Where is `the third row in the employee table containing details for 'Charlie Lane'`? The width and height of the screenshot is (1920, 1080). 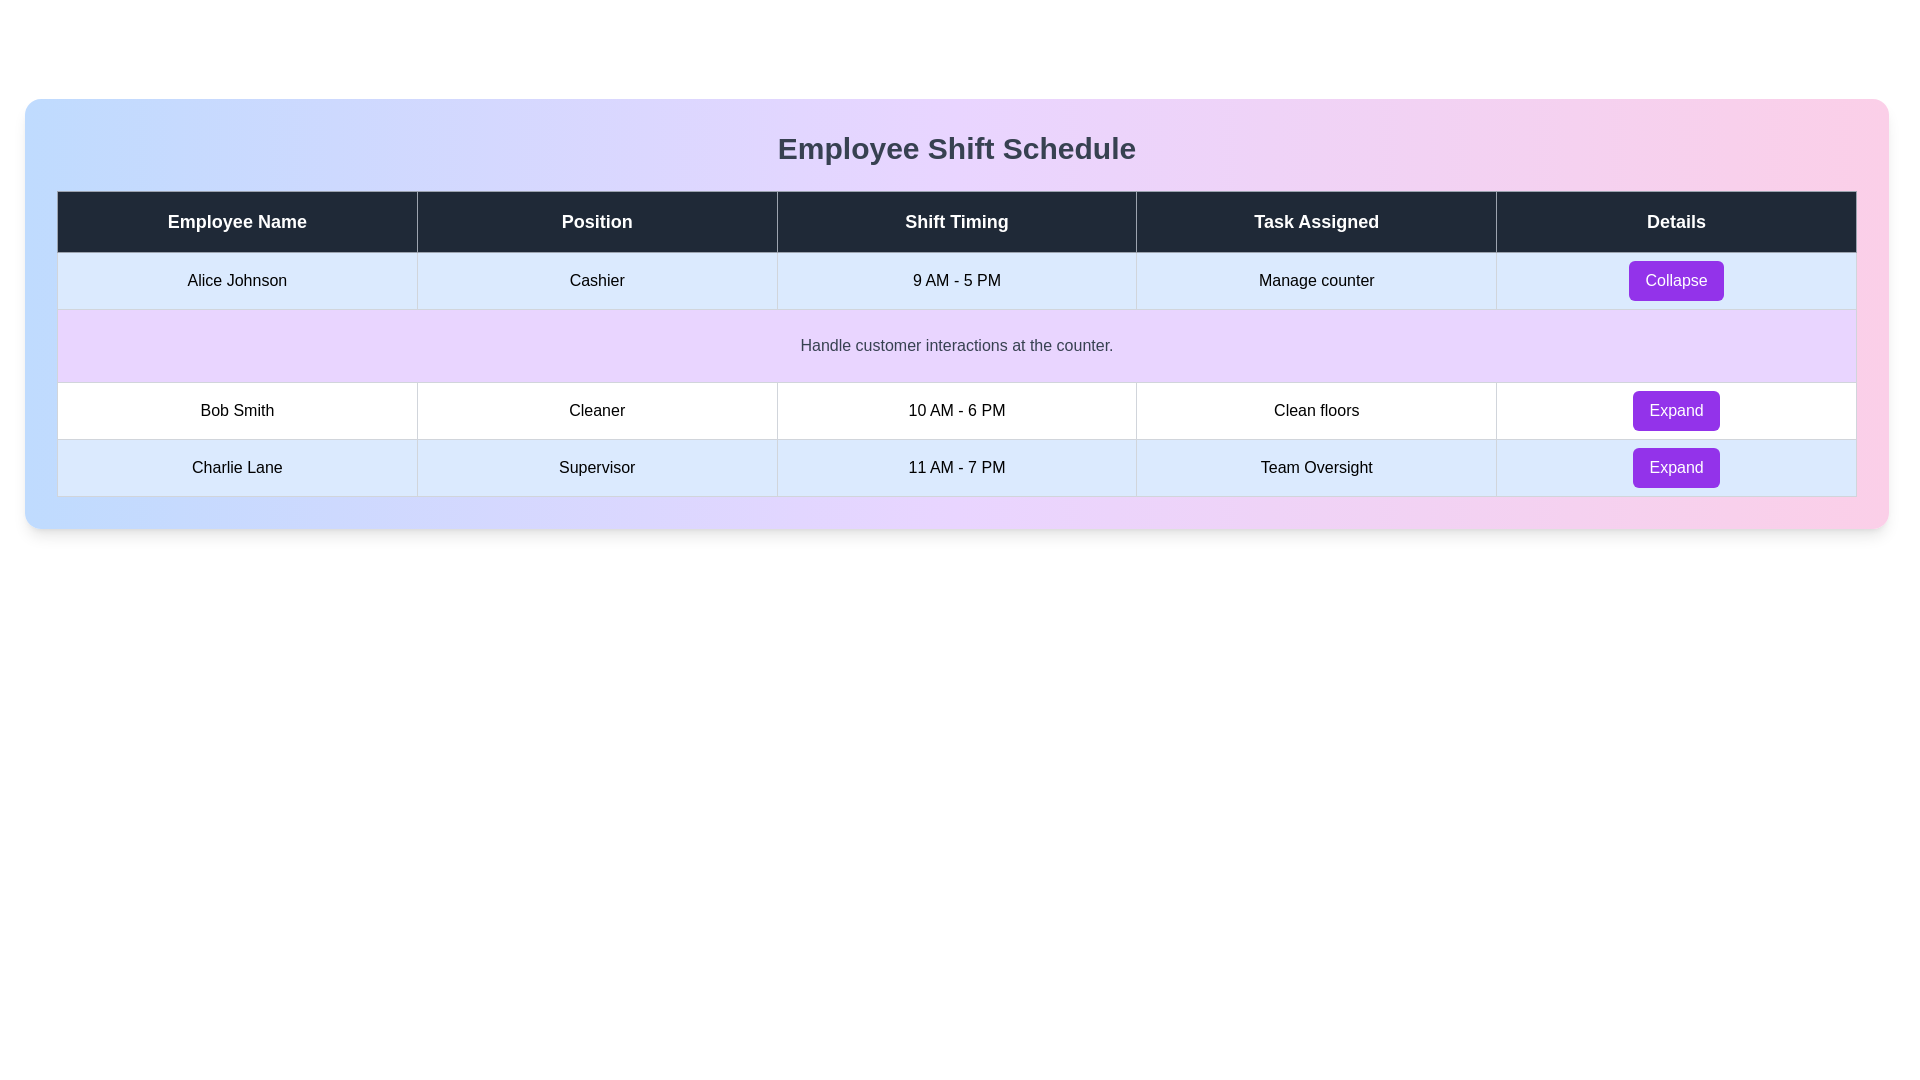 the third row in the employee table containing details for 'Charlie Lane' is located at coordinates (955, 467).